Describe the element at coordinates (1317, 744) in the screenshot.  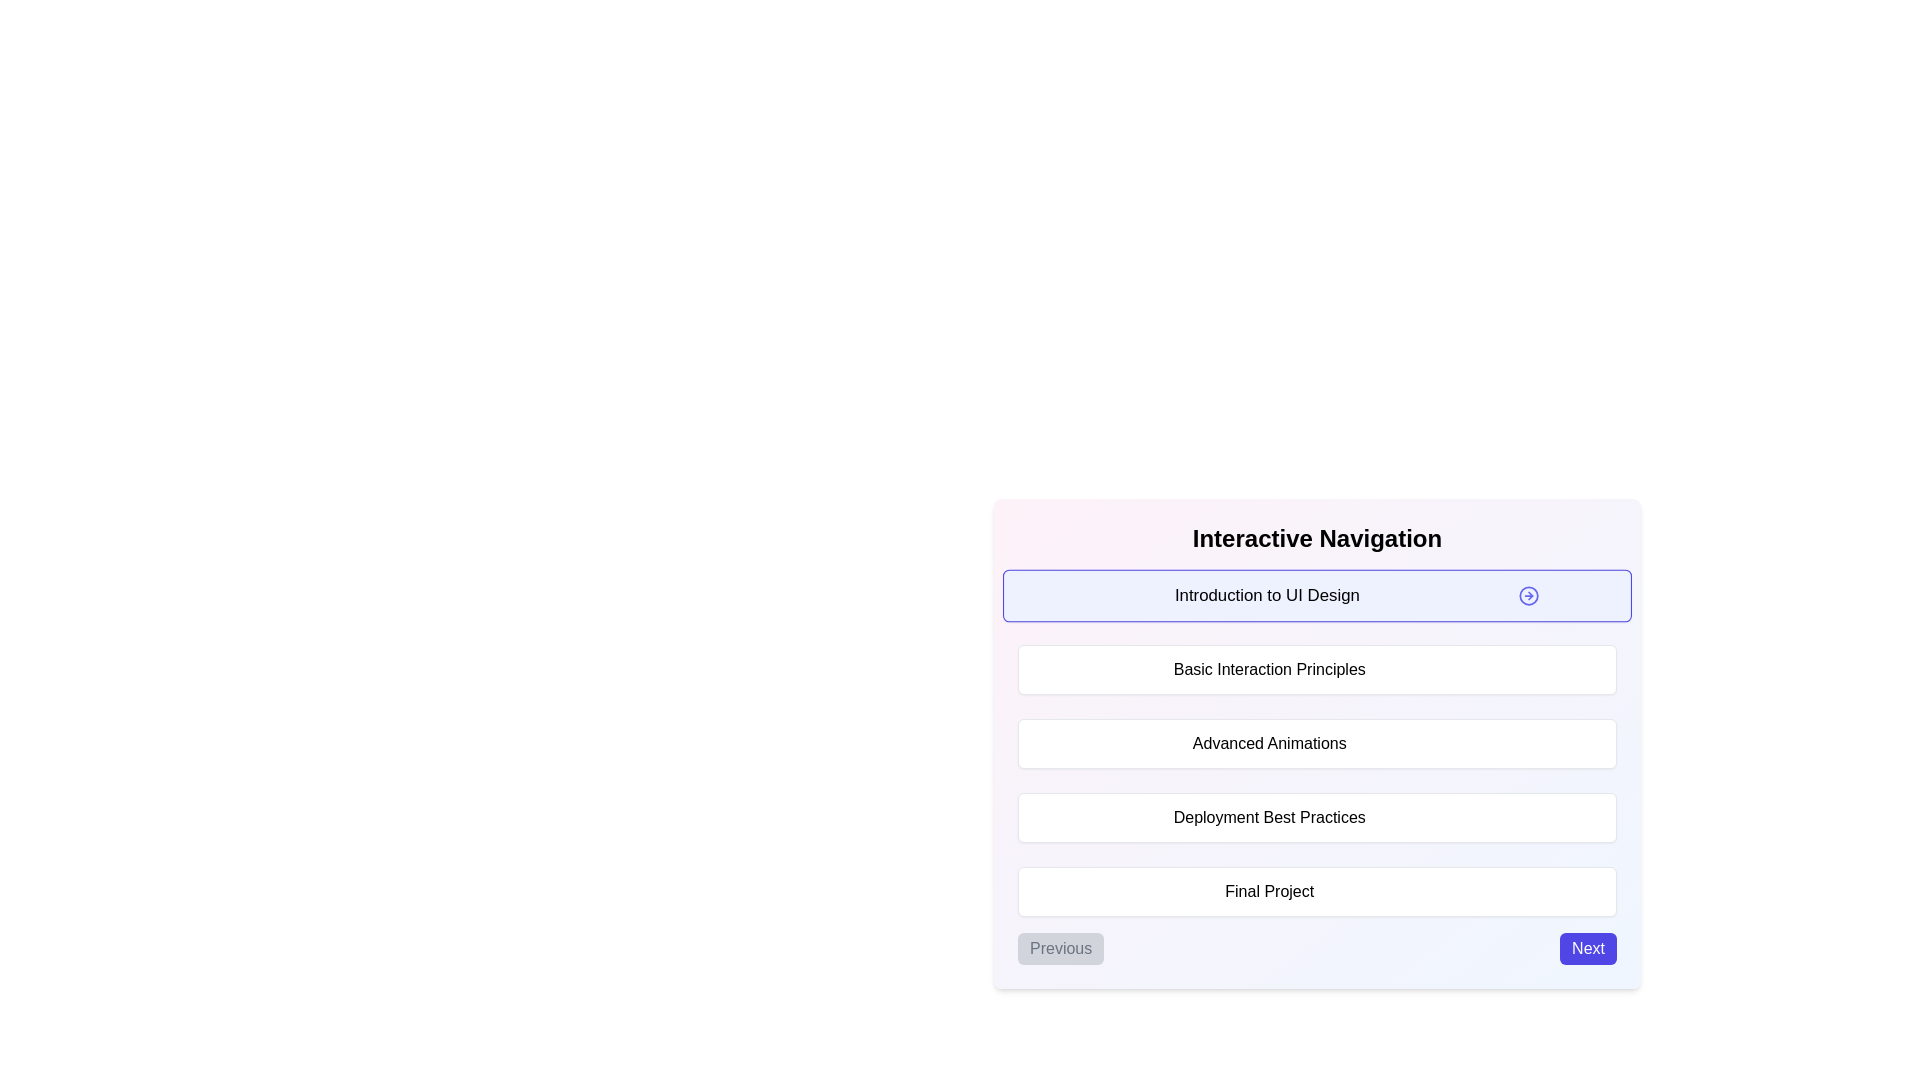
I see `the step labeled Advanced Animations to navigate to it` at that location.